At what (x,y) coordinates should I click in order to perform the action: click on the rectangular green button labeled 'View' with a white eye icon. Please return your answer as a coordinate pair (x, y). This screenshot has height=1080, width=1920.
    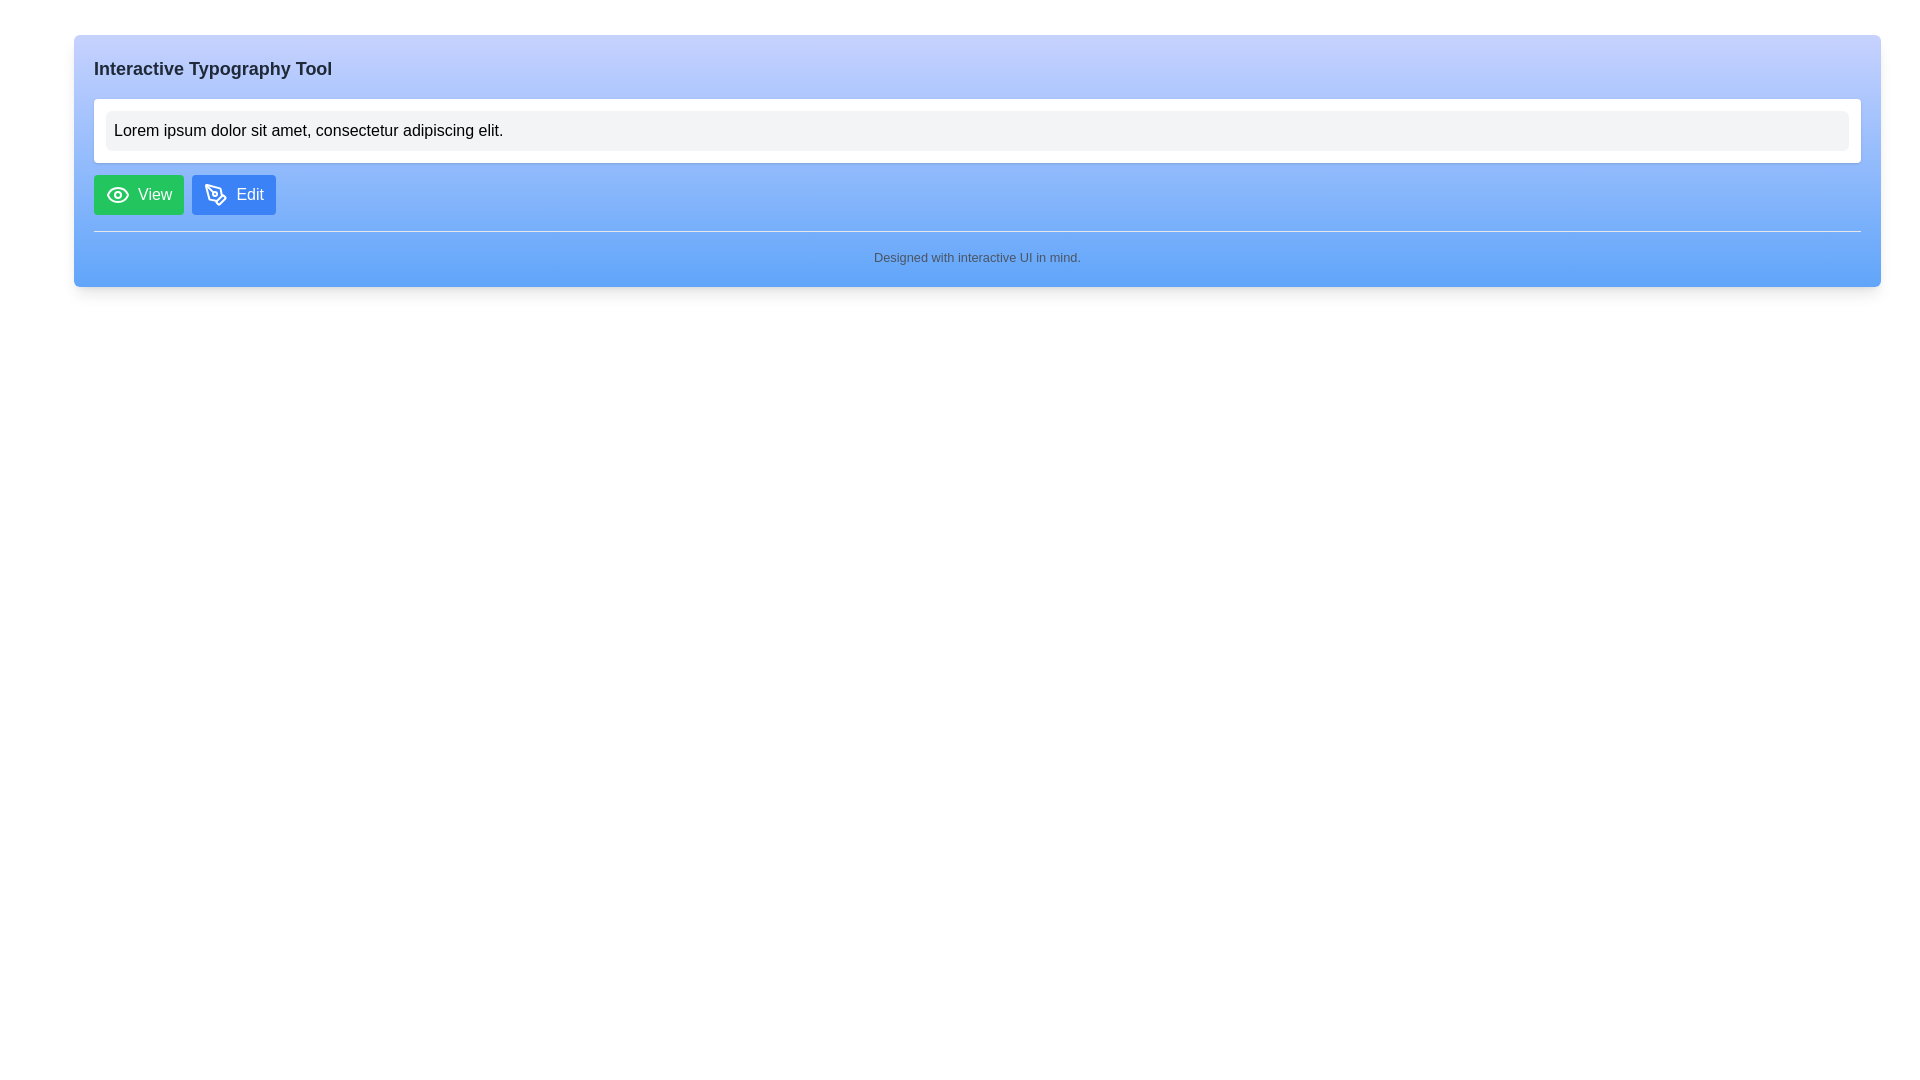
    Looking at the image, I should click on (138, 195).